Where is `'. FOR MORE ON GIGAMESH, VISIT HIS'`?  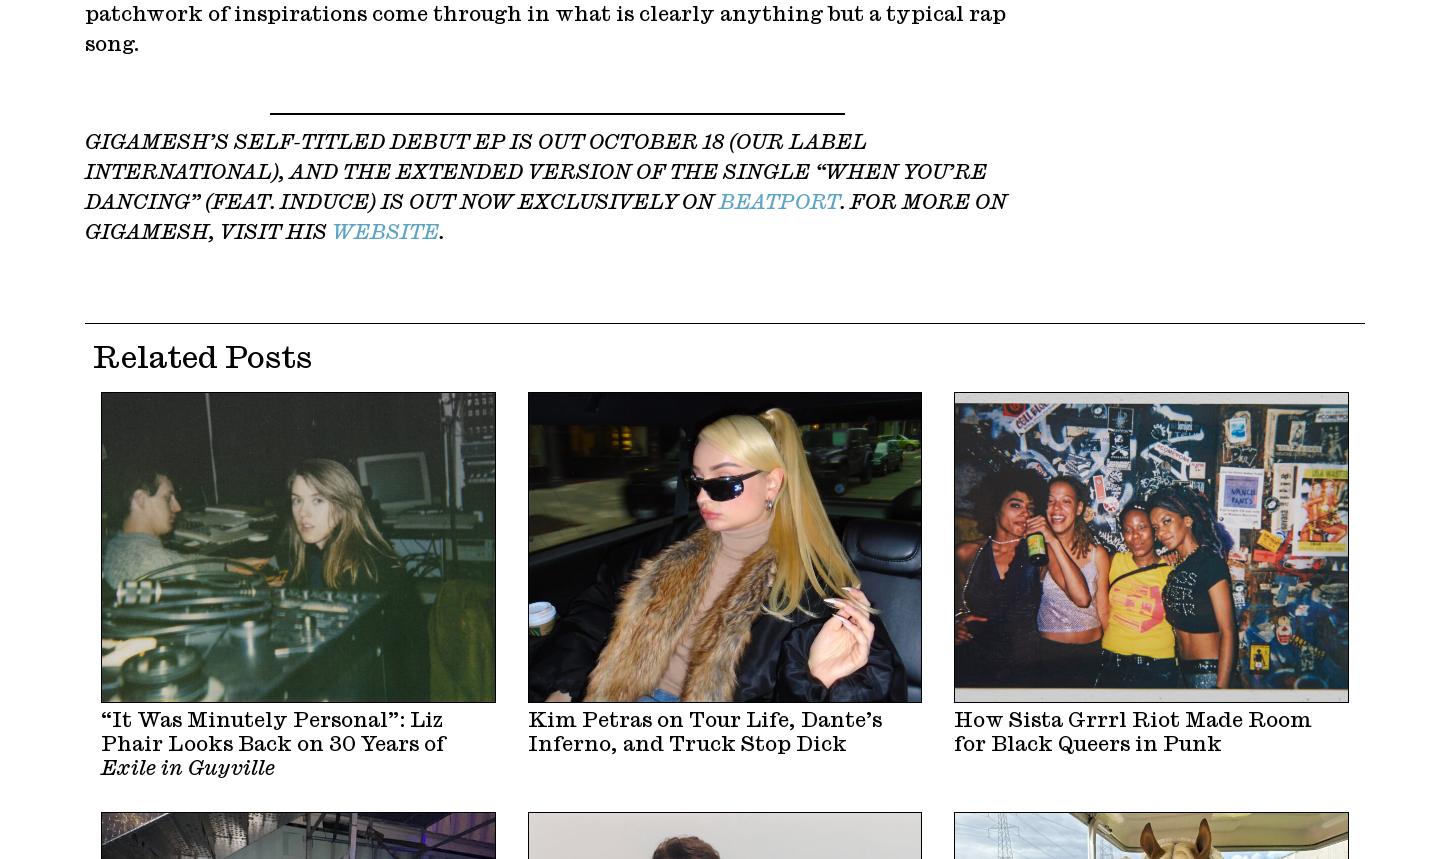 '. FOR MORE ON GIGAMESH, VISIT HIS' is located at coordinates (546, 216).